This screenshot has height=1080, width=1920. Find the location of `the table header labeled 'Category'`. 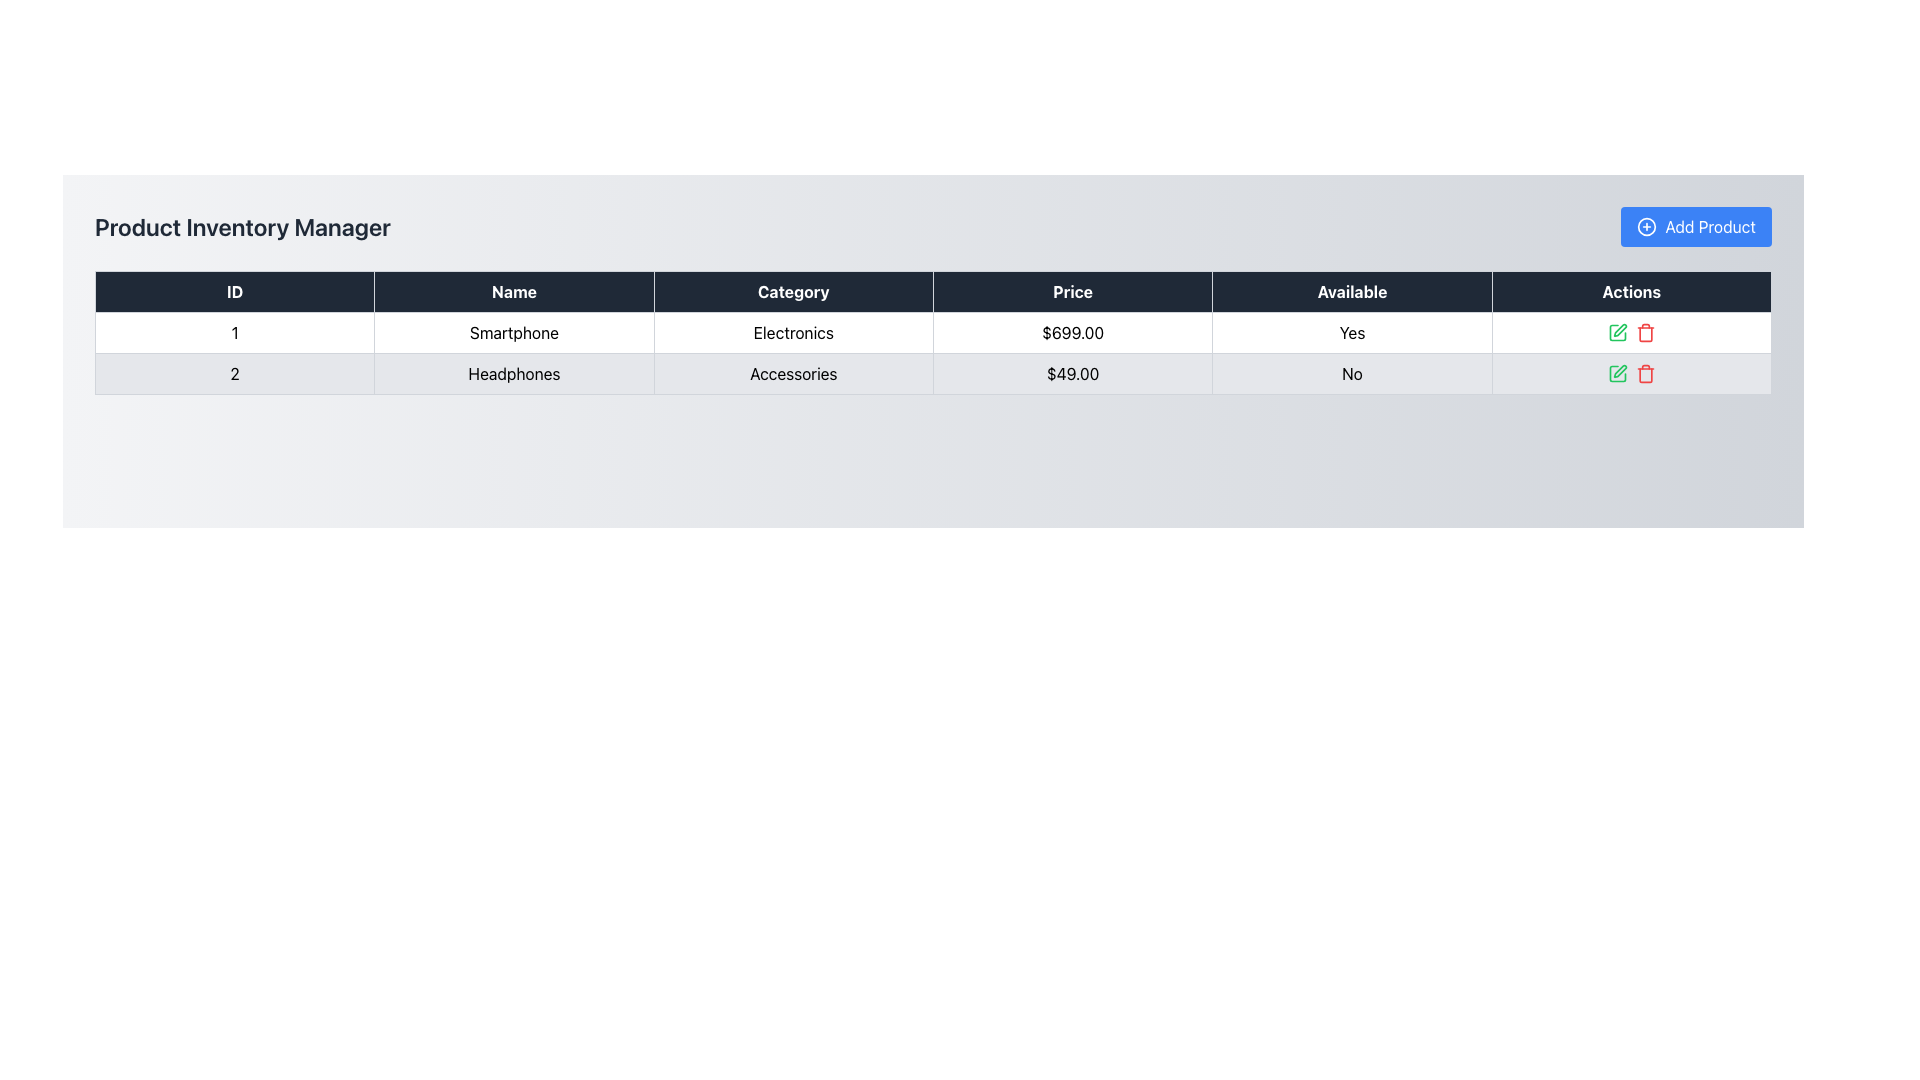

the table header labeled 'Category' is located at coordinates (792, 292).